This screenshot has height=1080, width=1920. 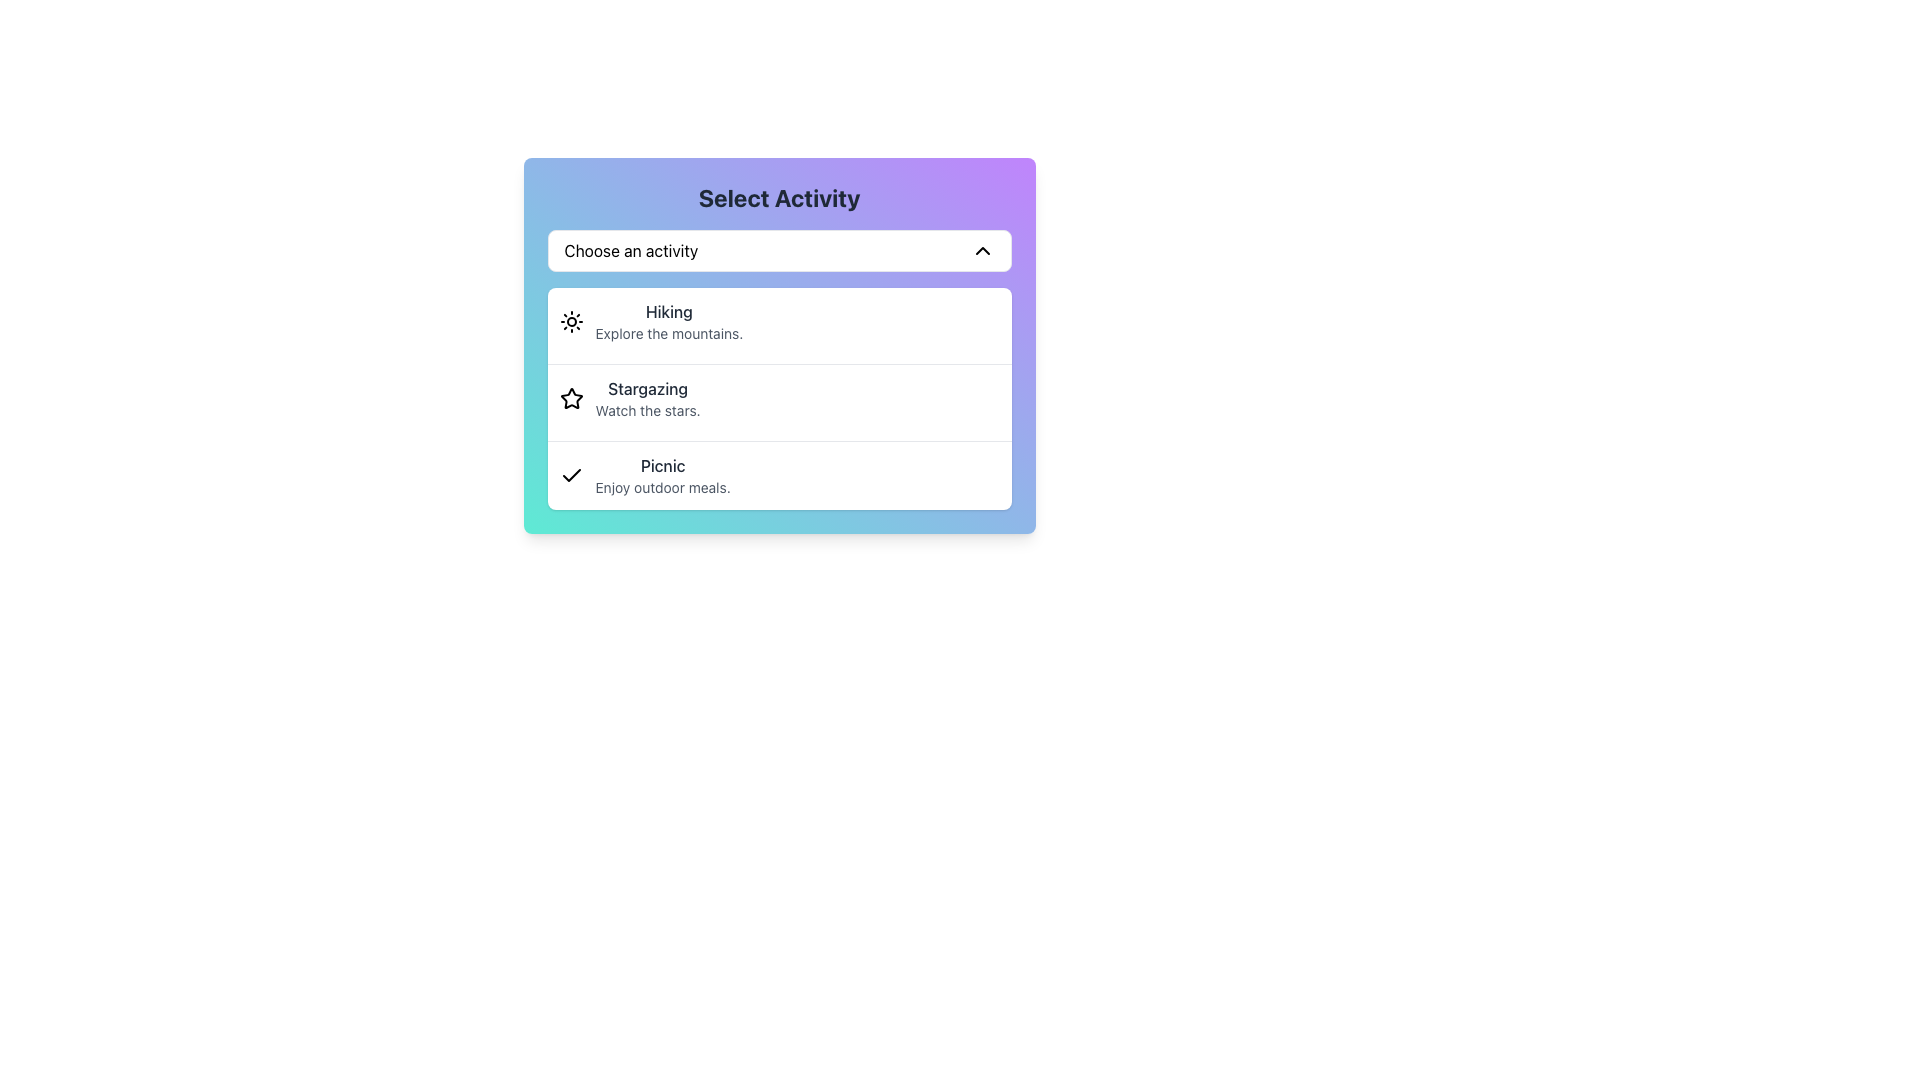 I want to click on the small checkmark icon located in the third list item of the 'Select Activity' menu, adjacent to the label 'Picnic', so click(x=570, y=475).